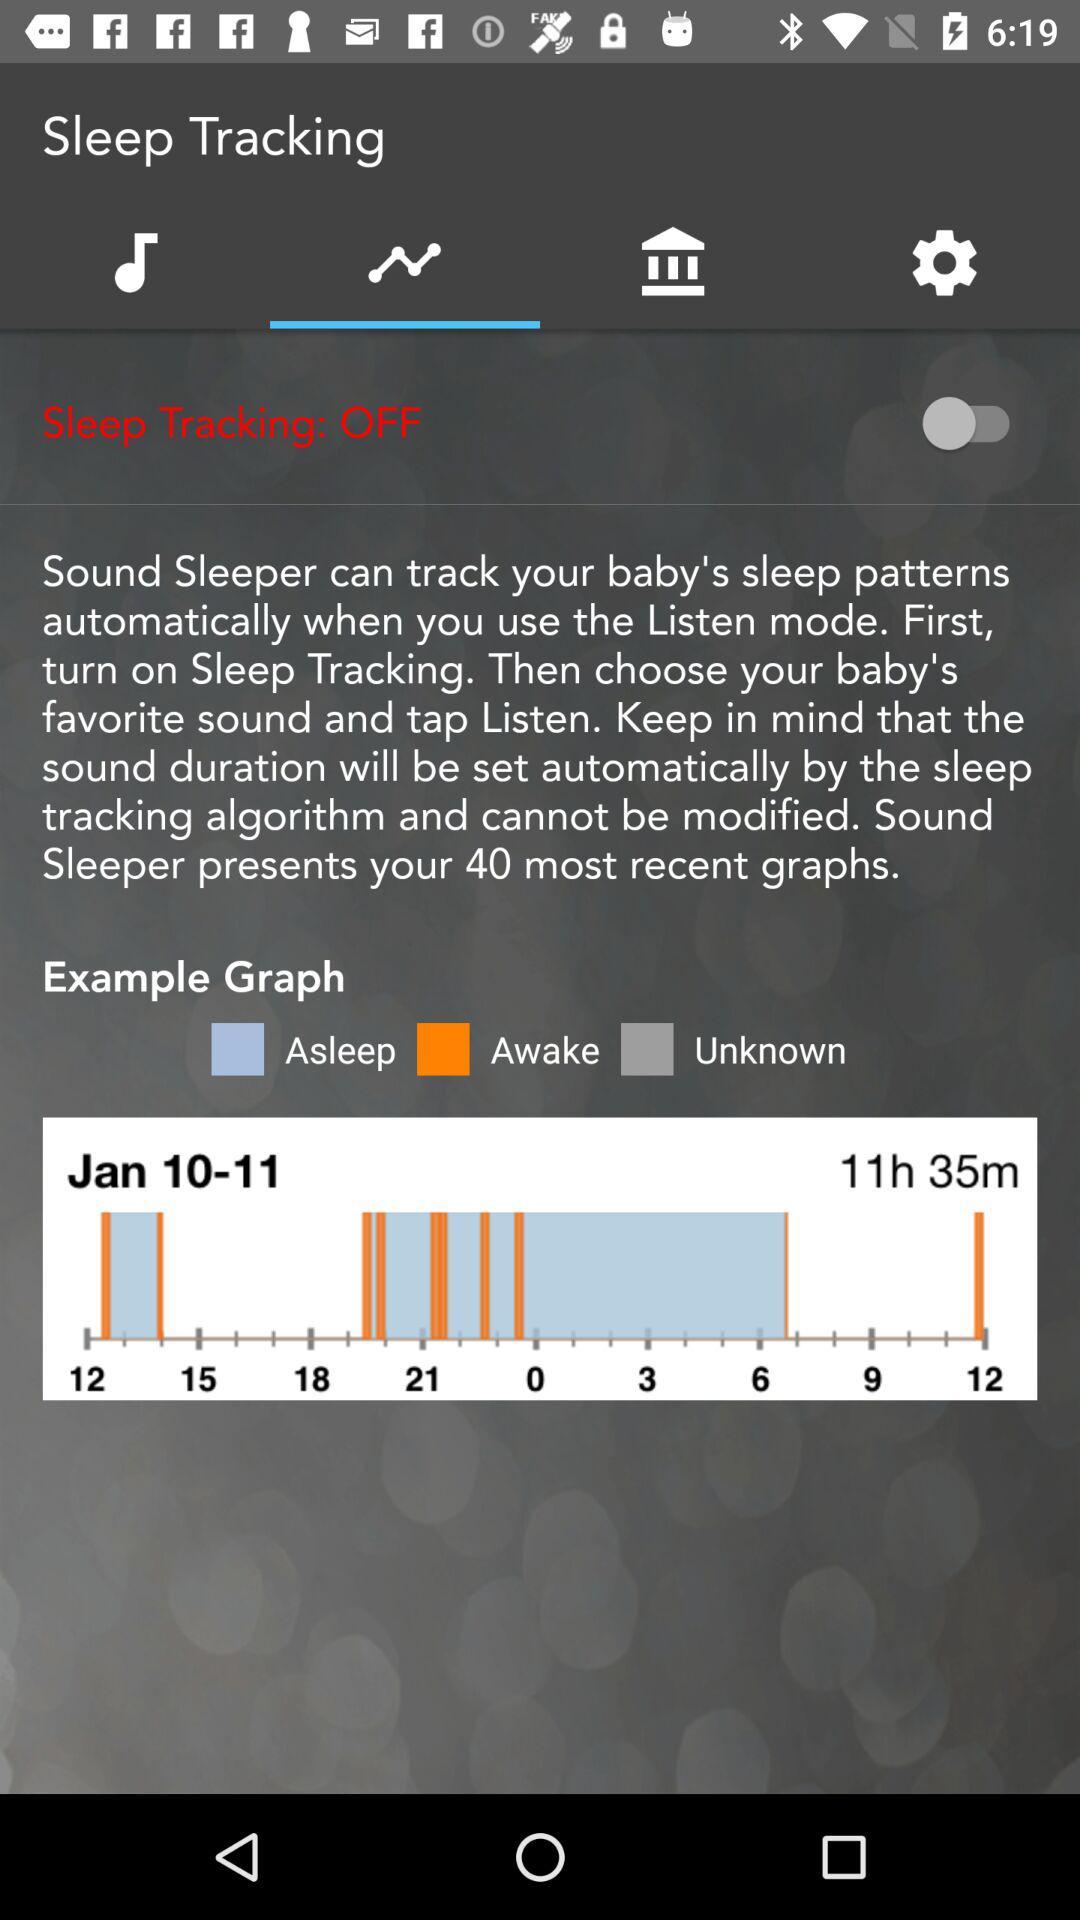  What do you see at coordinates (647, 1048) in the screenshot?
I see `the light gray color box beside awake option` at bounding box center [647, 1048].